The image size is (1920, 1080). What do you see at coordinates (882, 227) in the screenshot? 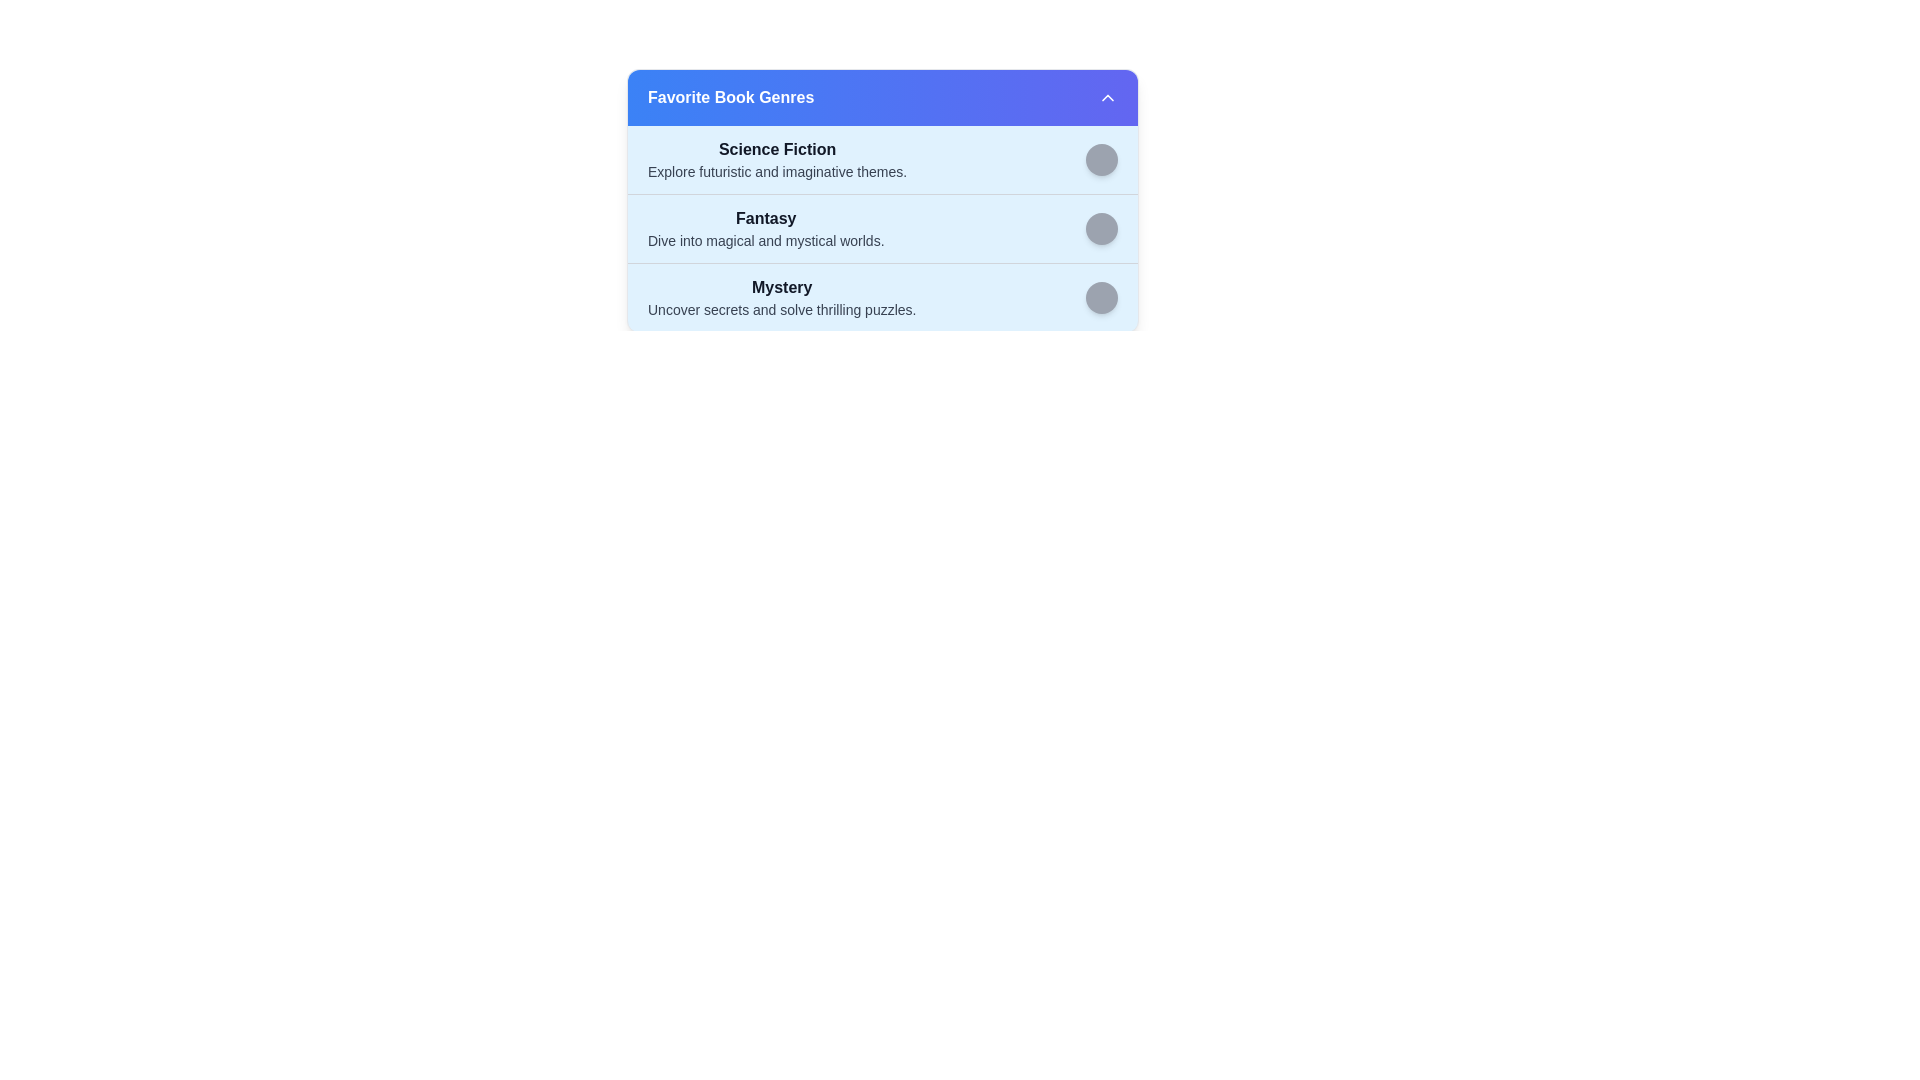
I see `the circular button of the 'Fantasy' list item in the 'Favorite Book Genres' section for interaction` at bounding box center [882, 227].